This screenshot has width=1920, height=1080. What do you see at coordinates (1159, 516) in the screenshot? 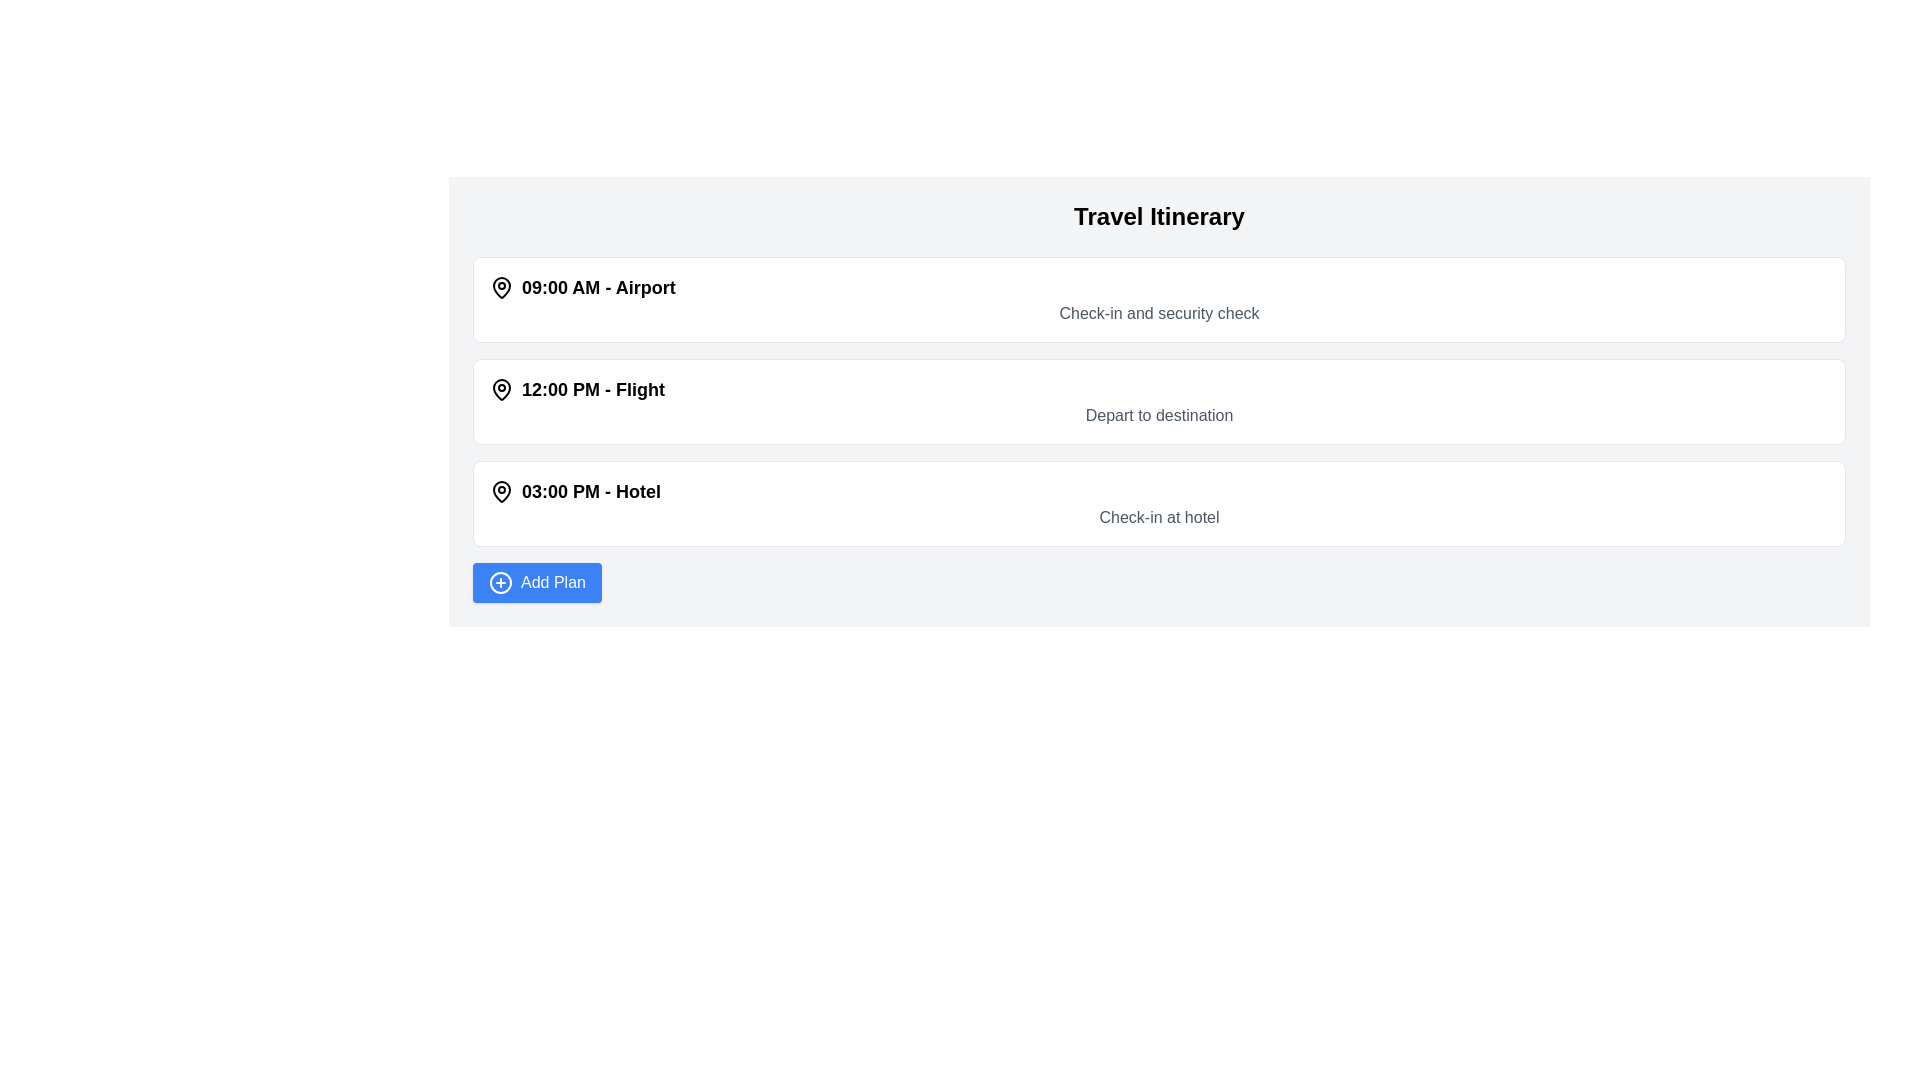
I see `the informational text element located inside the third item of the travel itinerary list, below the '03:00 PM - Hotel' title` at bounding box center [1159, 516].